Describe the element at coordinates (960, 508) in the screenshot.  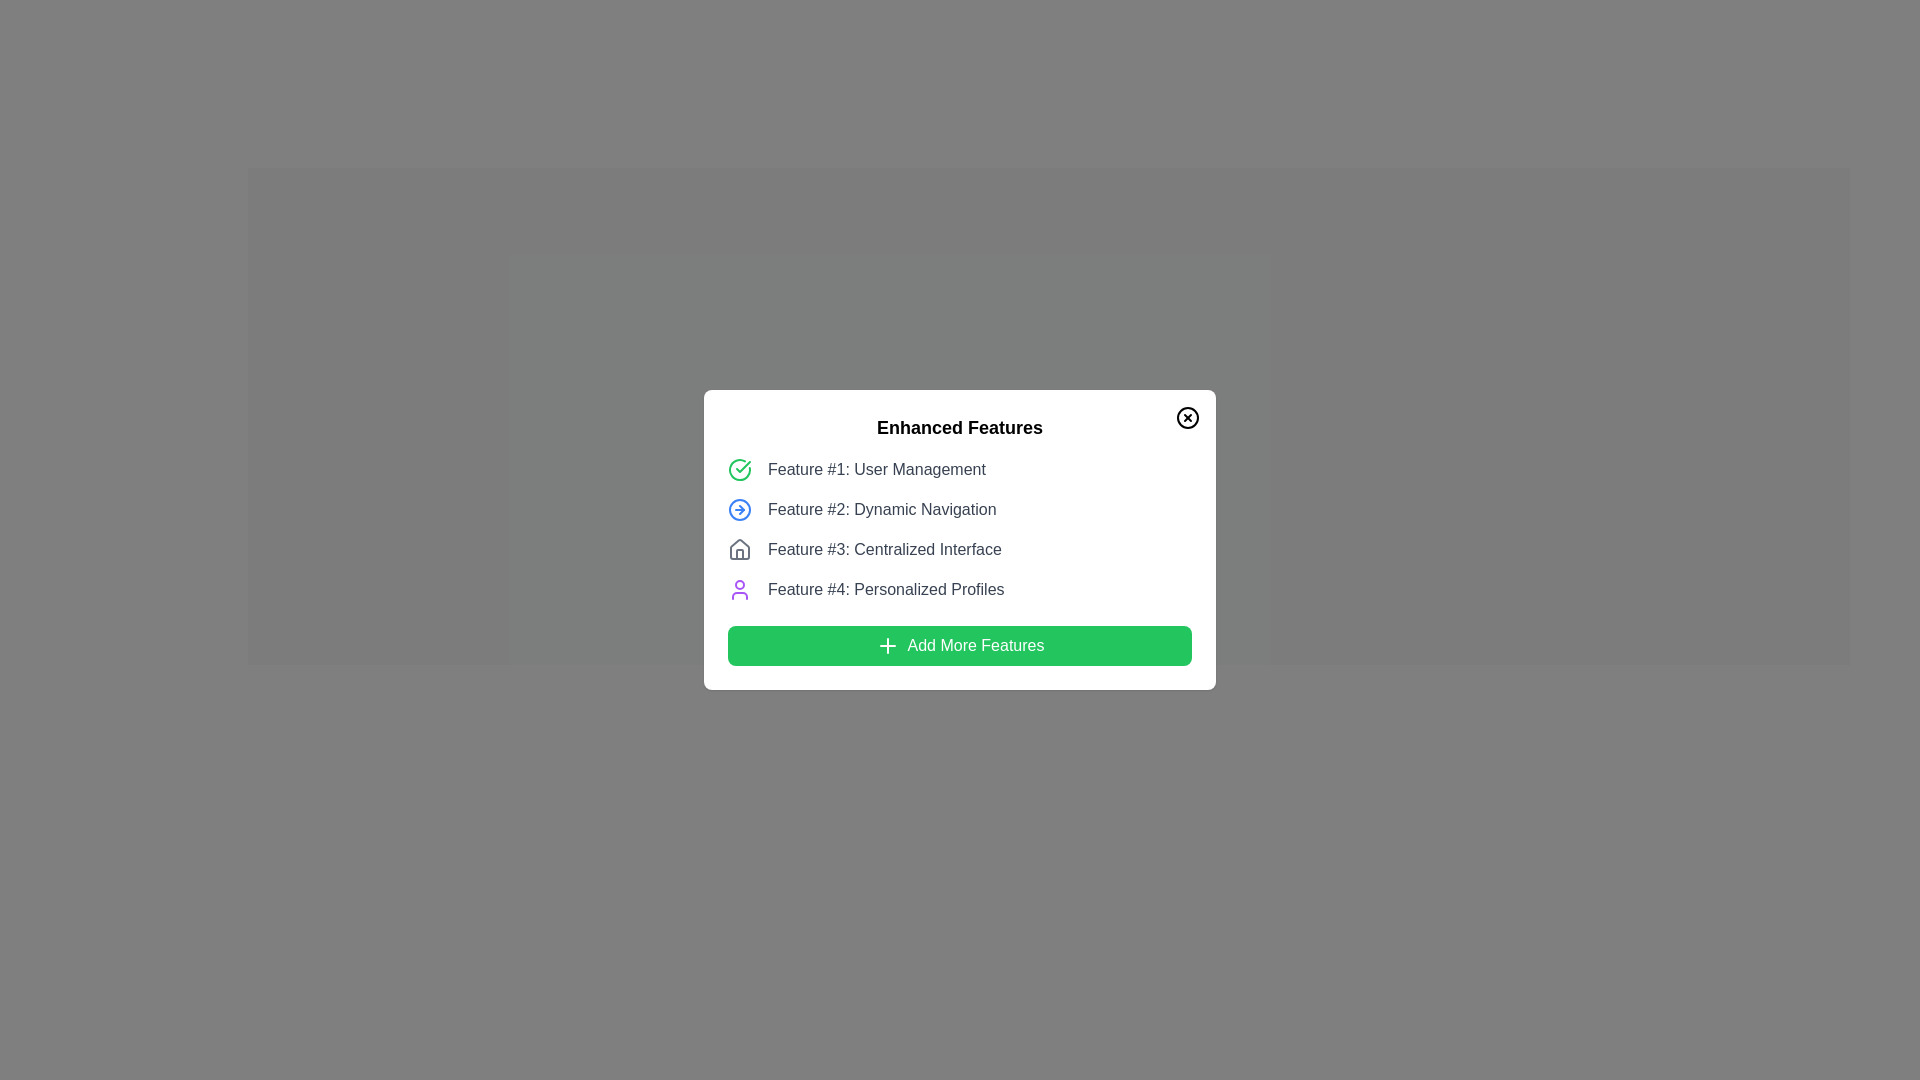
I see `the second item in the 'Enhanced Features' list which provides details or initiates actions related to dynamic navigation` at that location.